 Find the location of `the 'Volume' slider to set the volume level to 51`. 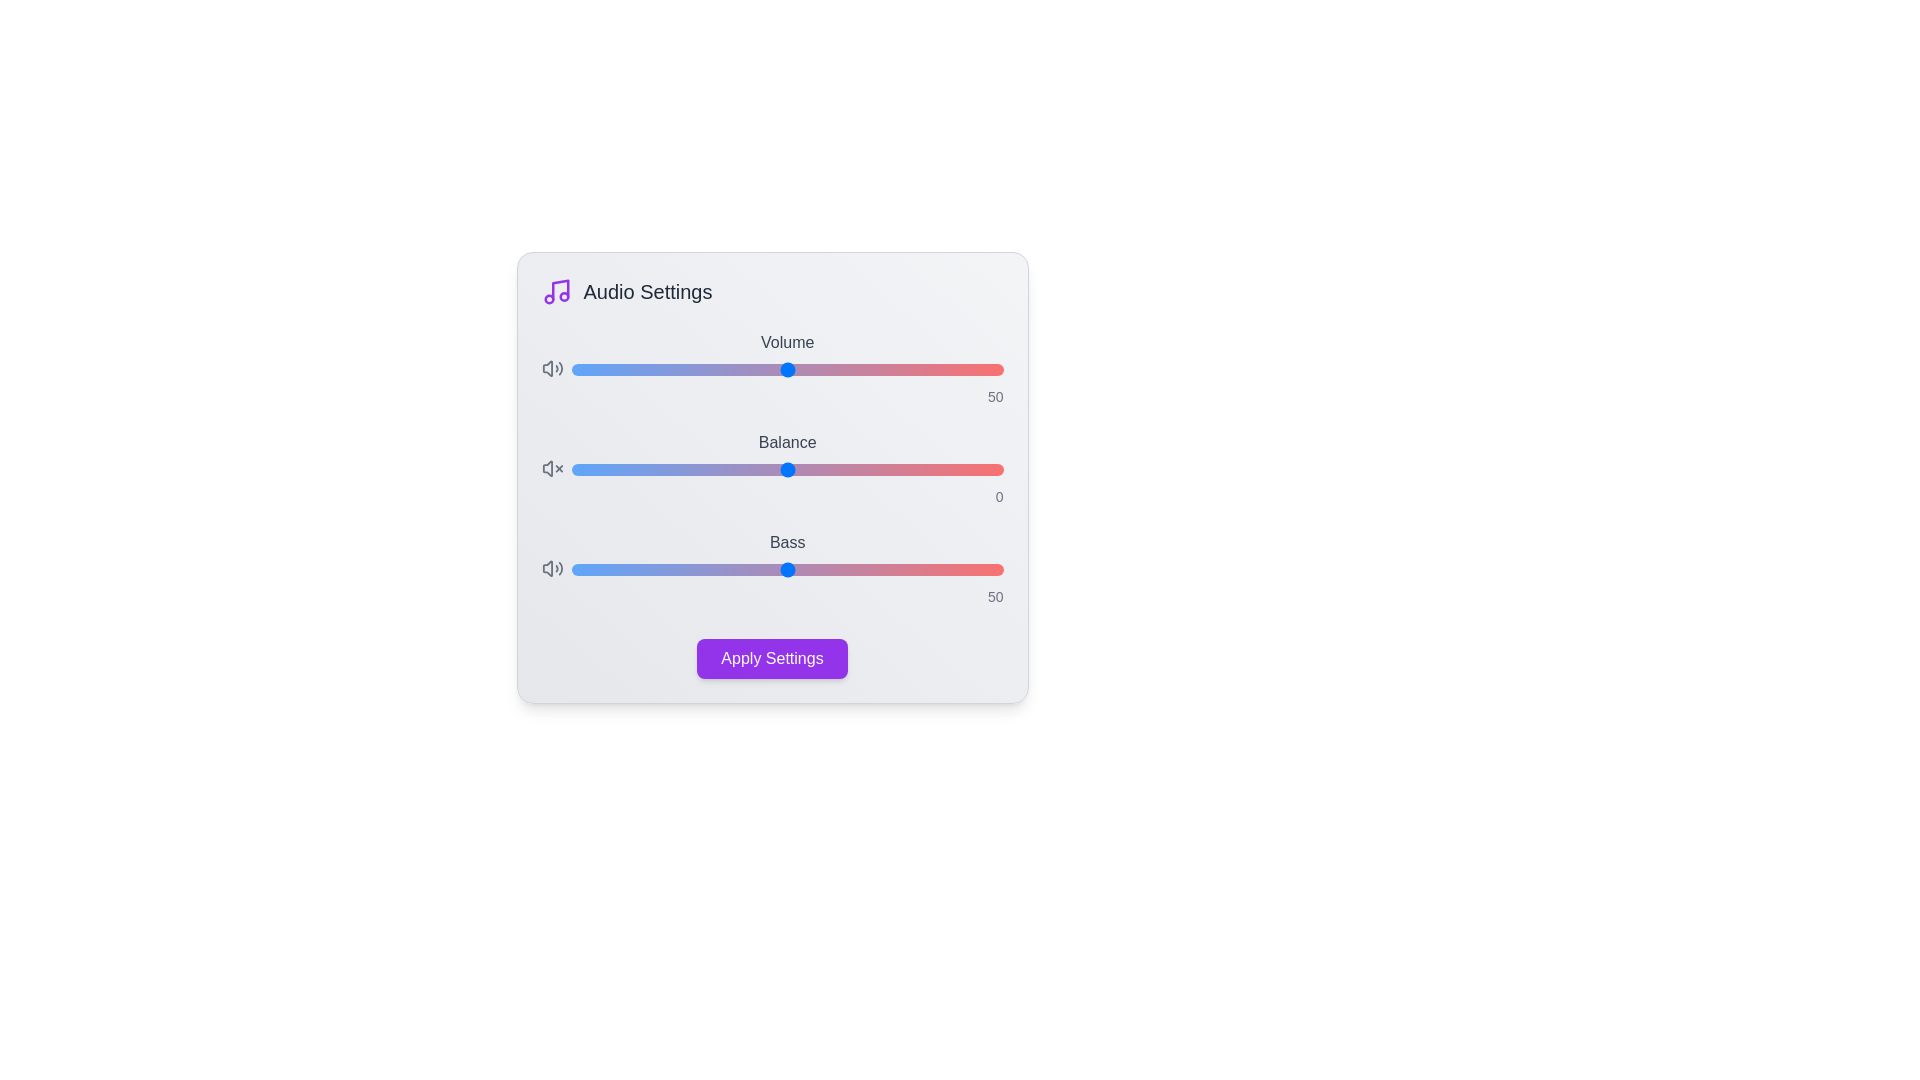

the 'Volume' slider to set the volume level to 51 is located at coordinates (791, 370).